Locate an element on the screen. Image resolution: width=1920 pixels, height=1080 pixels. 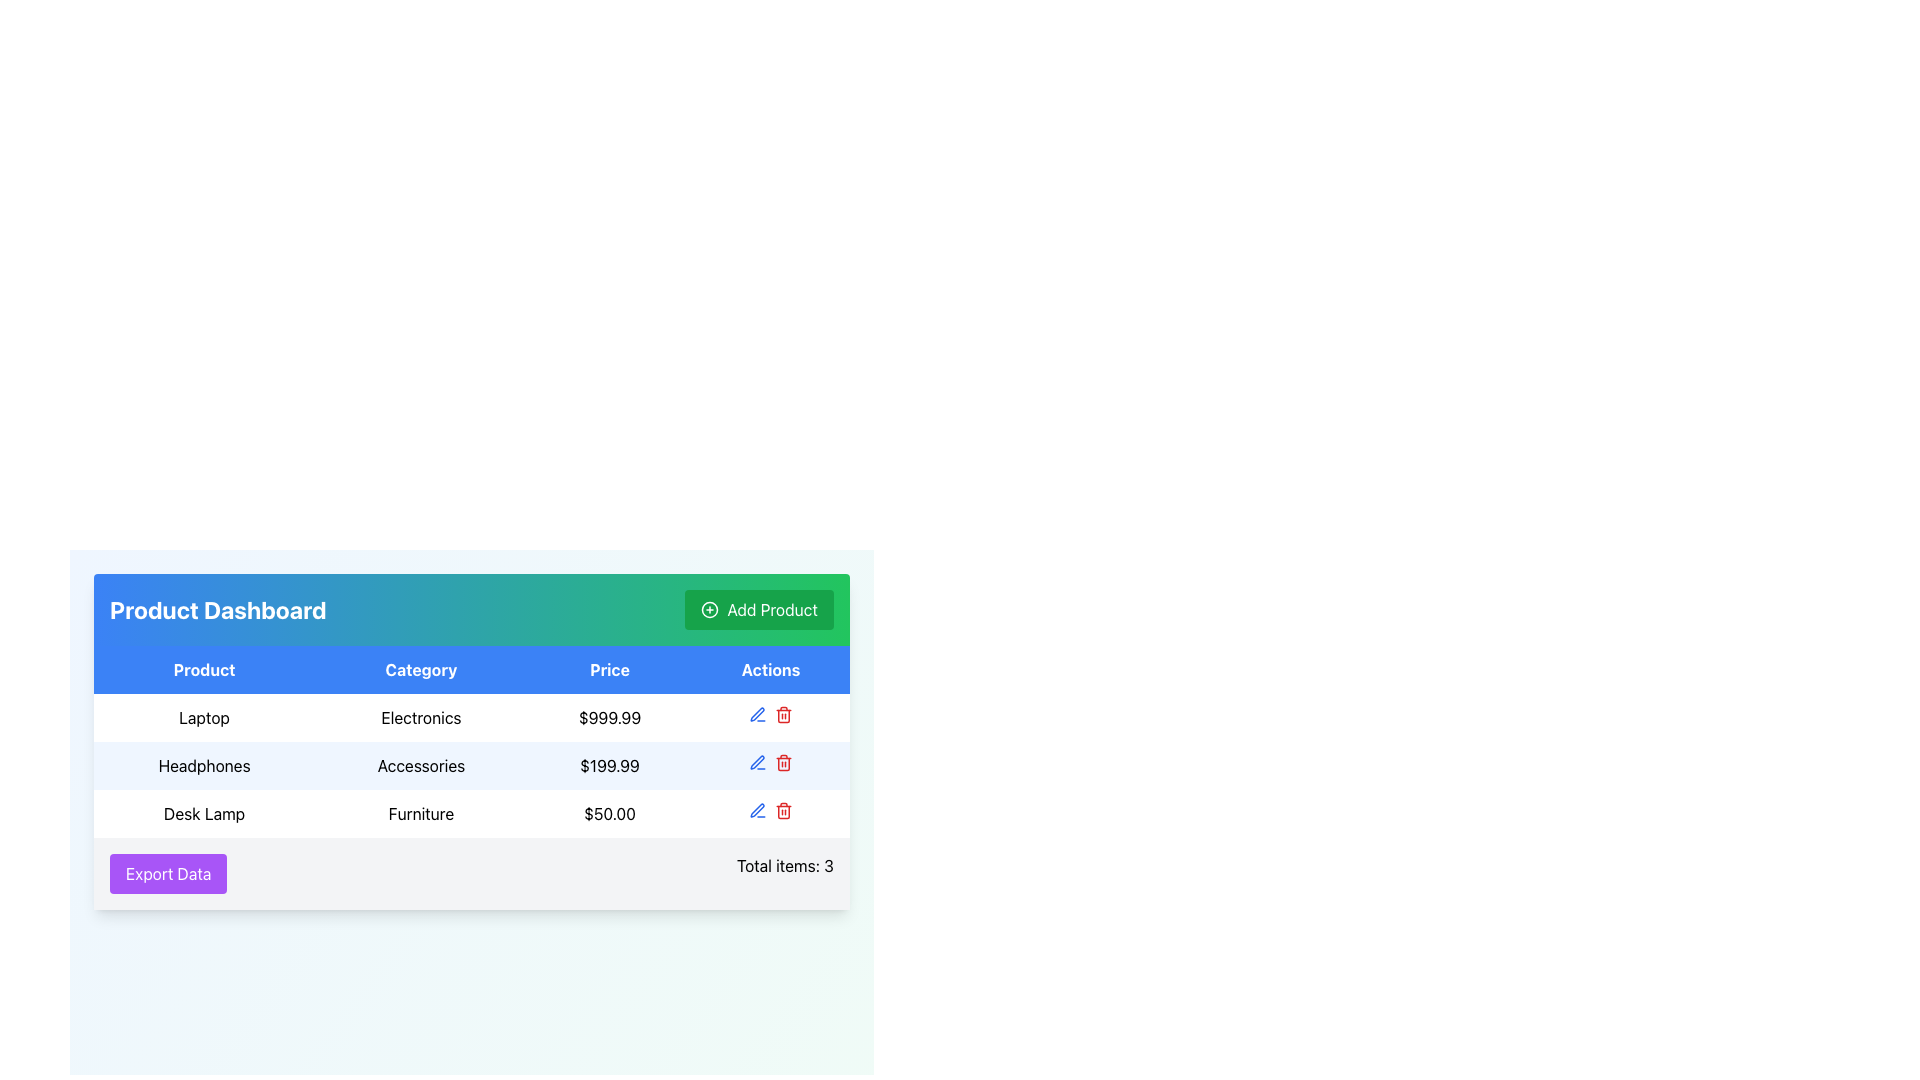
the red trash bin icon in the Actions column of the table row for the item 'Headphones' priced at $199.99 is located at coordinates (770, 765).